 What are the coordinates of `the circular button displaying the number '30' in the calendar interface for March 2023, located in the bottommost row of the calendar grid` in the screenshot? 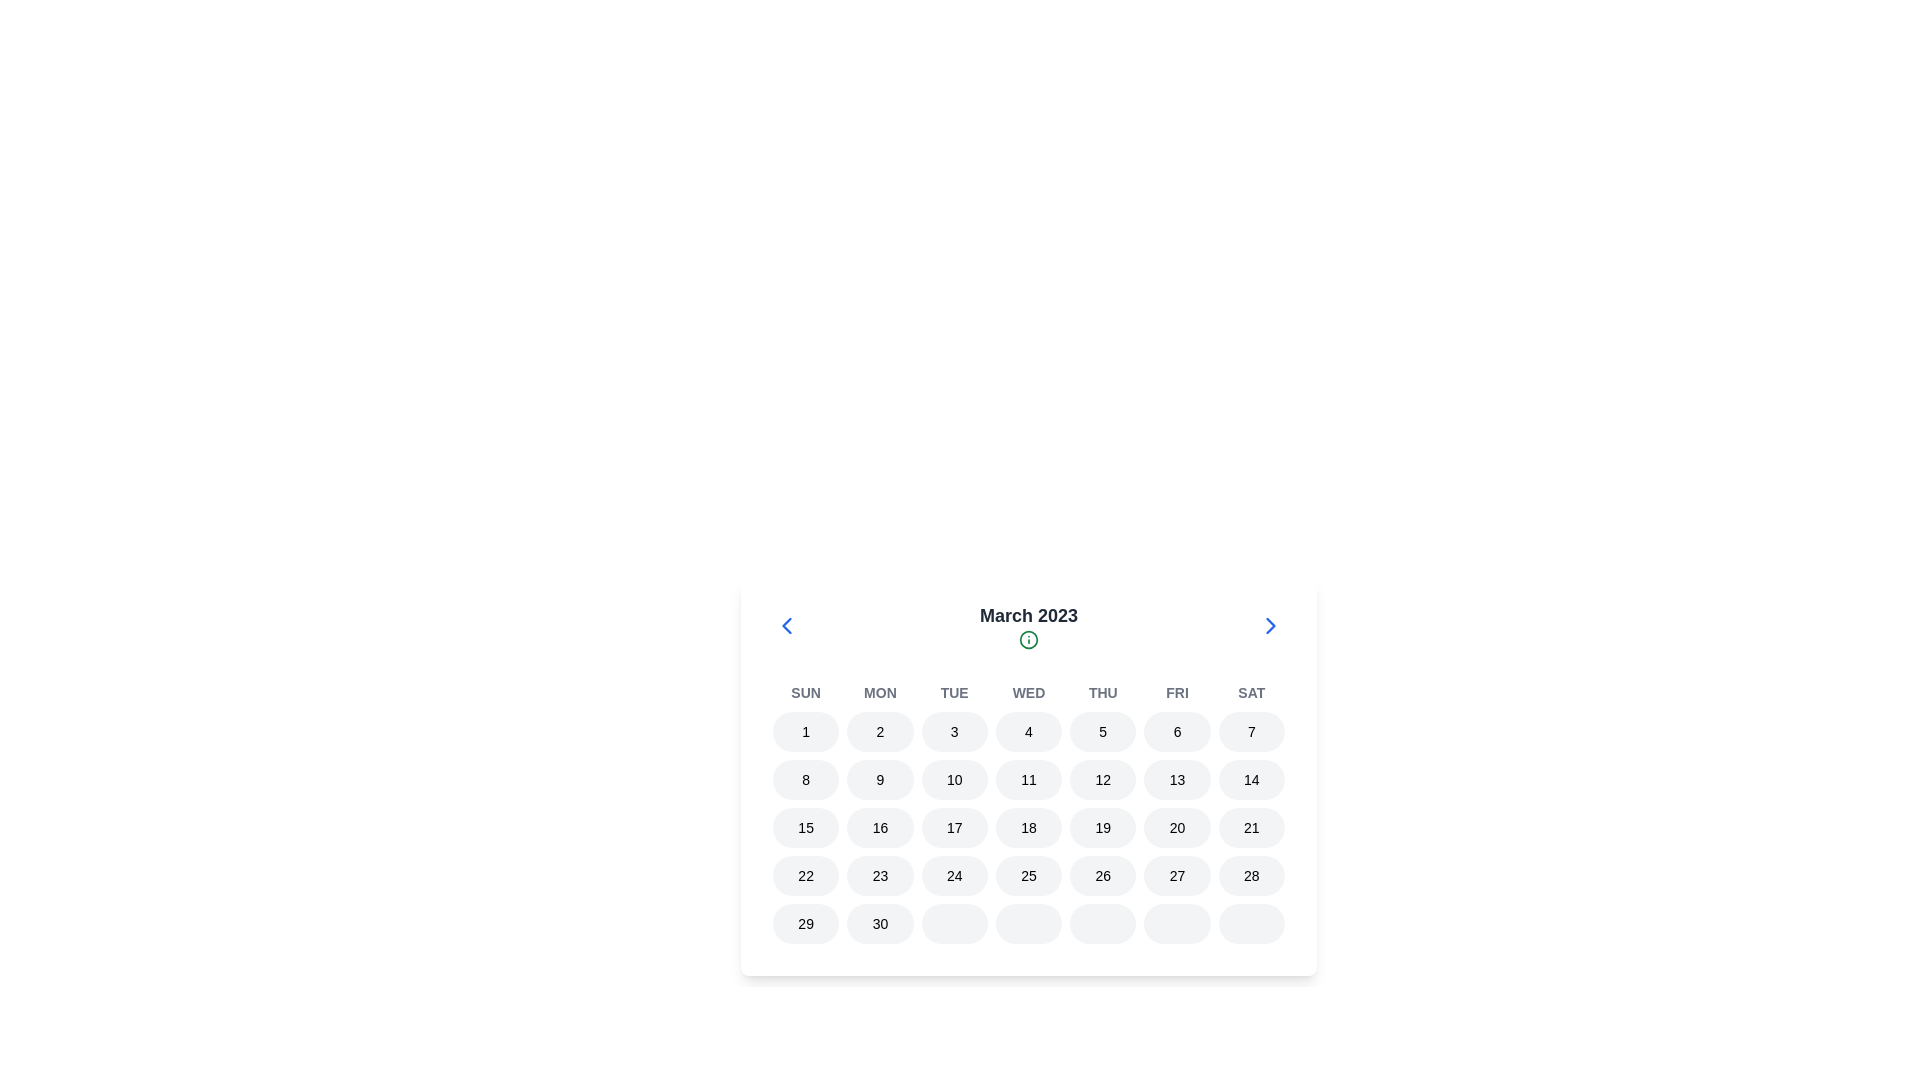 It's located at (880, 924).